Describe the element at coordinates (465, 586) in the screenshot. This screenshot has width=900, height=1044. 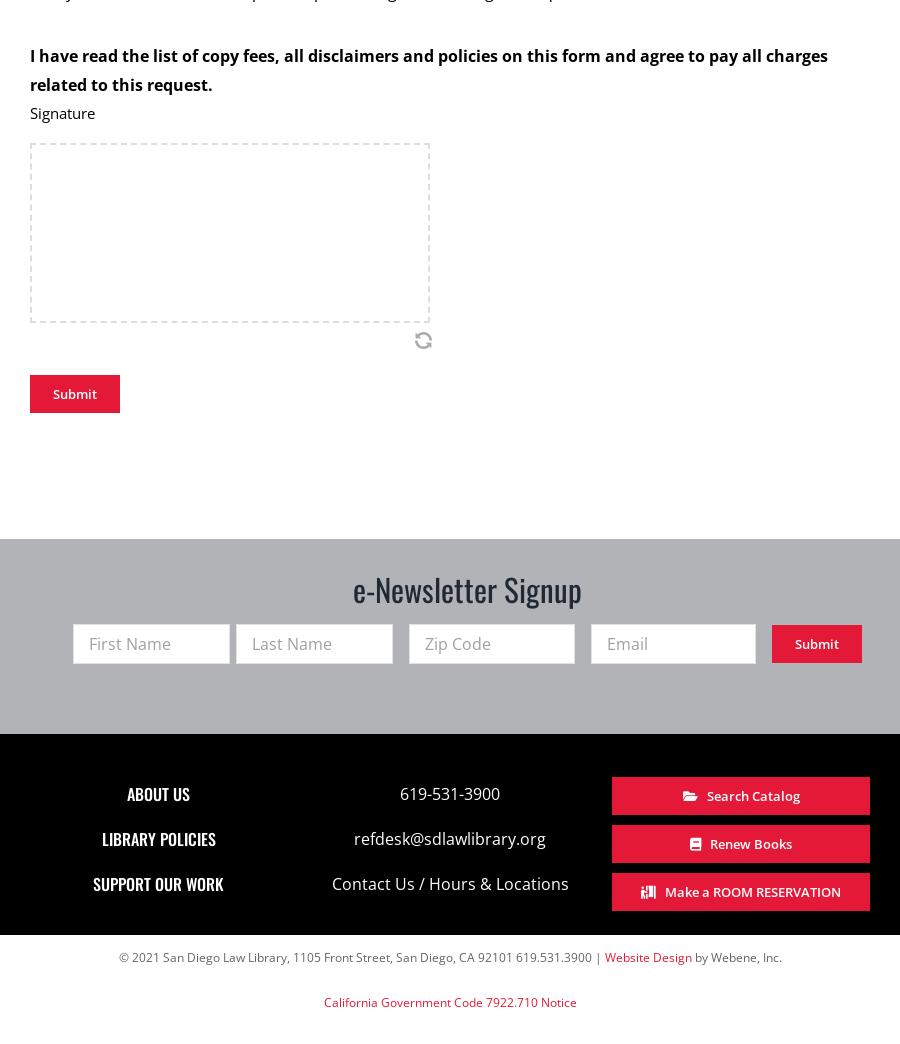
I see `'e-Newsletter Signup'` at that location.